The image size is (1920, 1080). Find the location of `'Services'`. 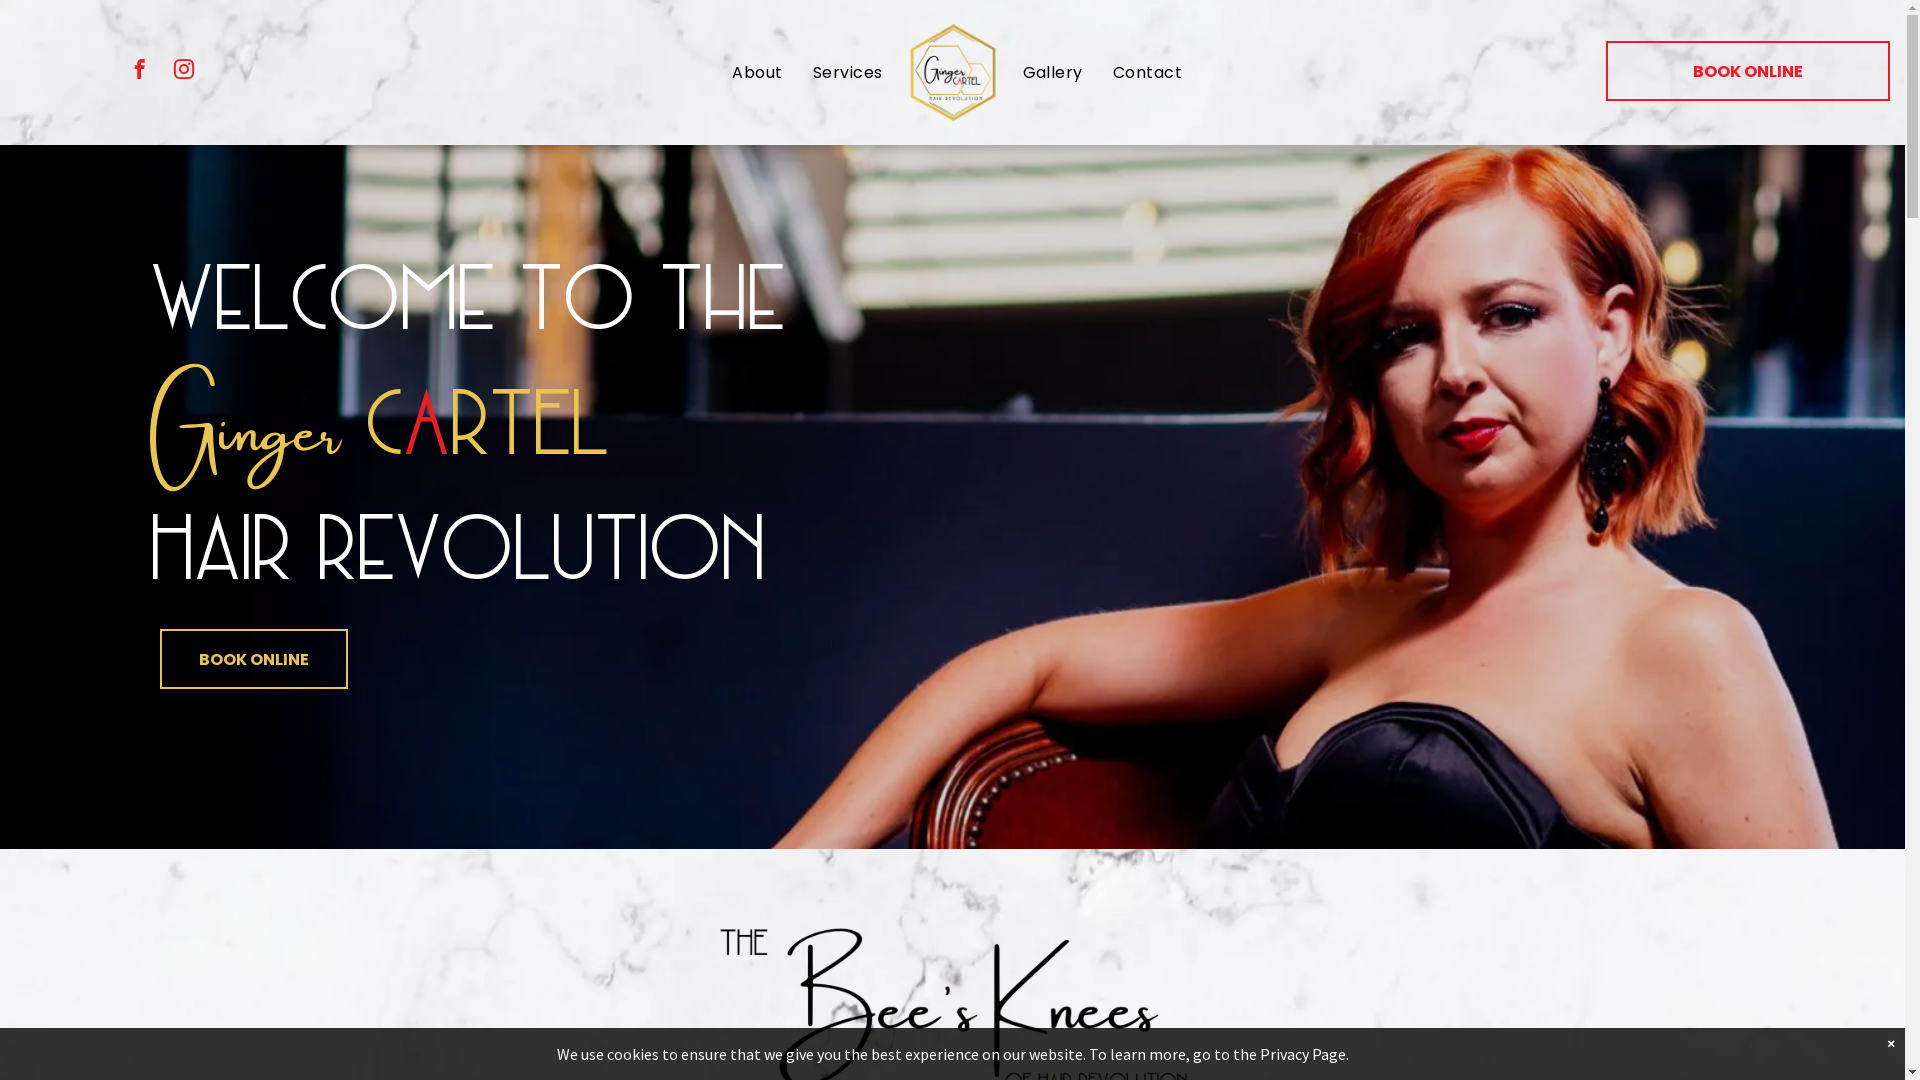

'Services' is located at coordinates (848, 71).